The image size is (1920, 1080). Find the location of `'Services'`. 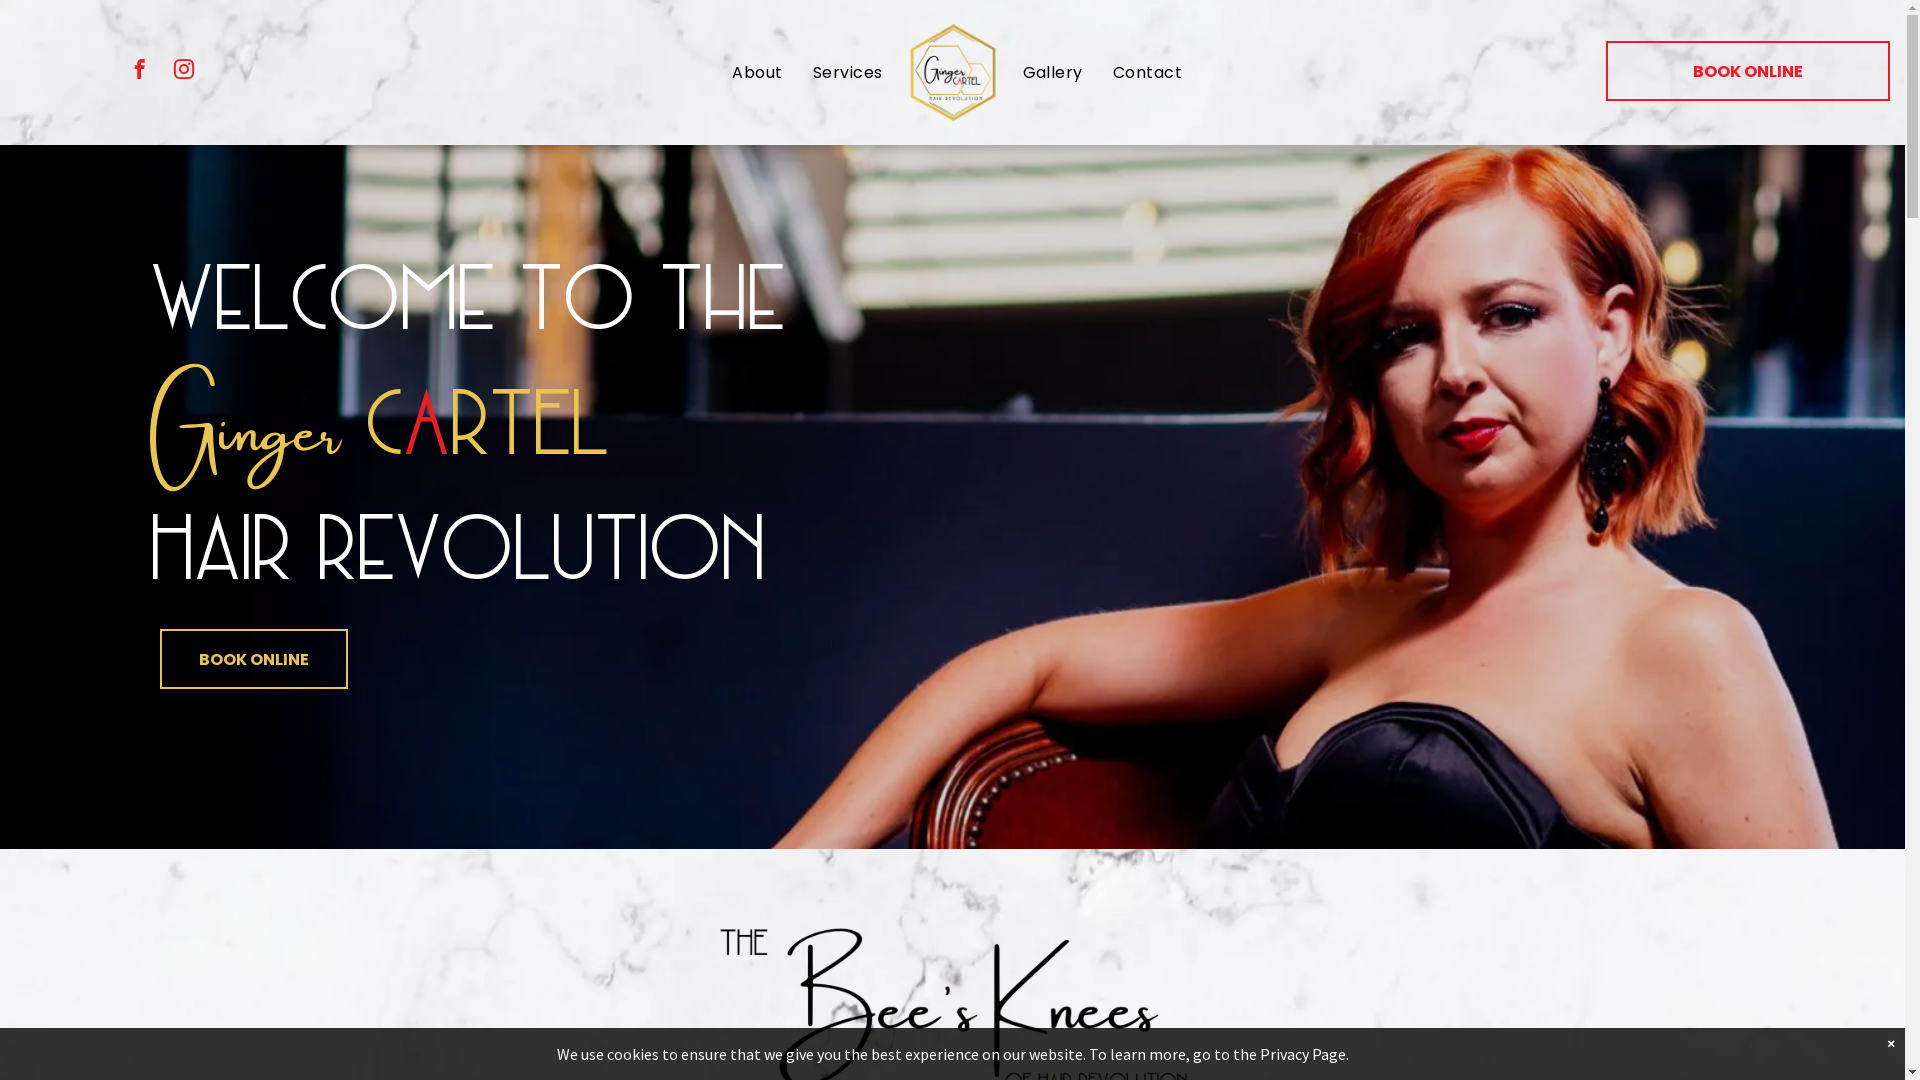

'Services' is located at coordinates (848, 71).